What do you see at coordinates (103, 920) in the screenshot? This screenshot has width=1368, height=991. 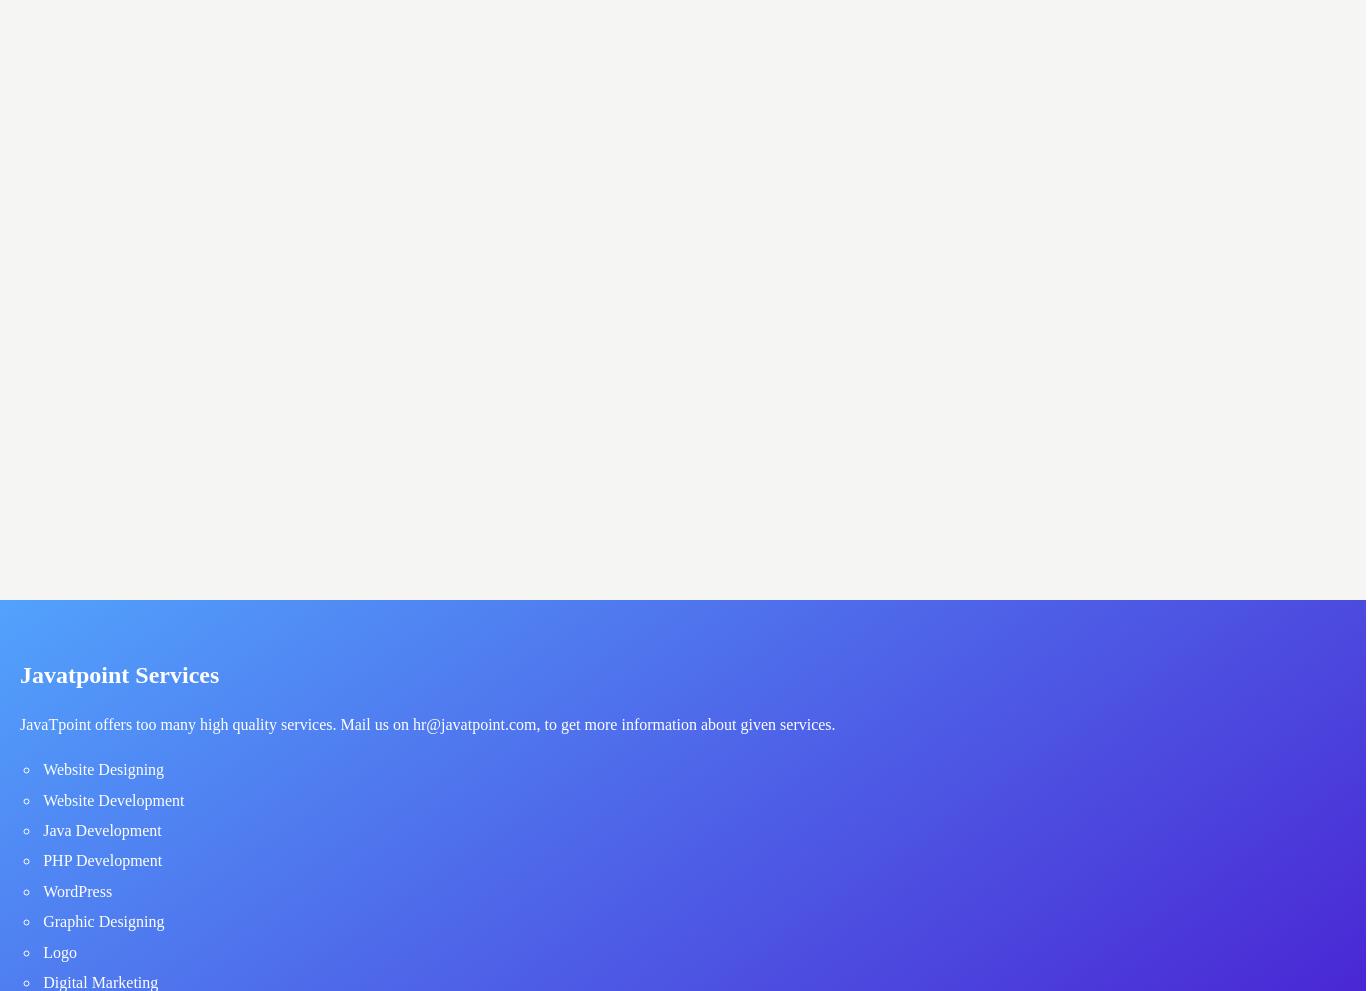 I see `'Graphic Designing'` at bounding box center [103, 920].